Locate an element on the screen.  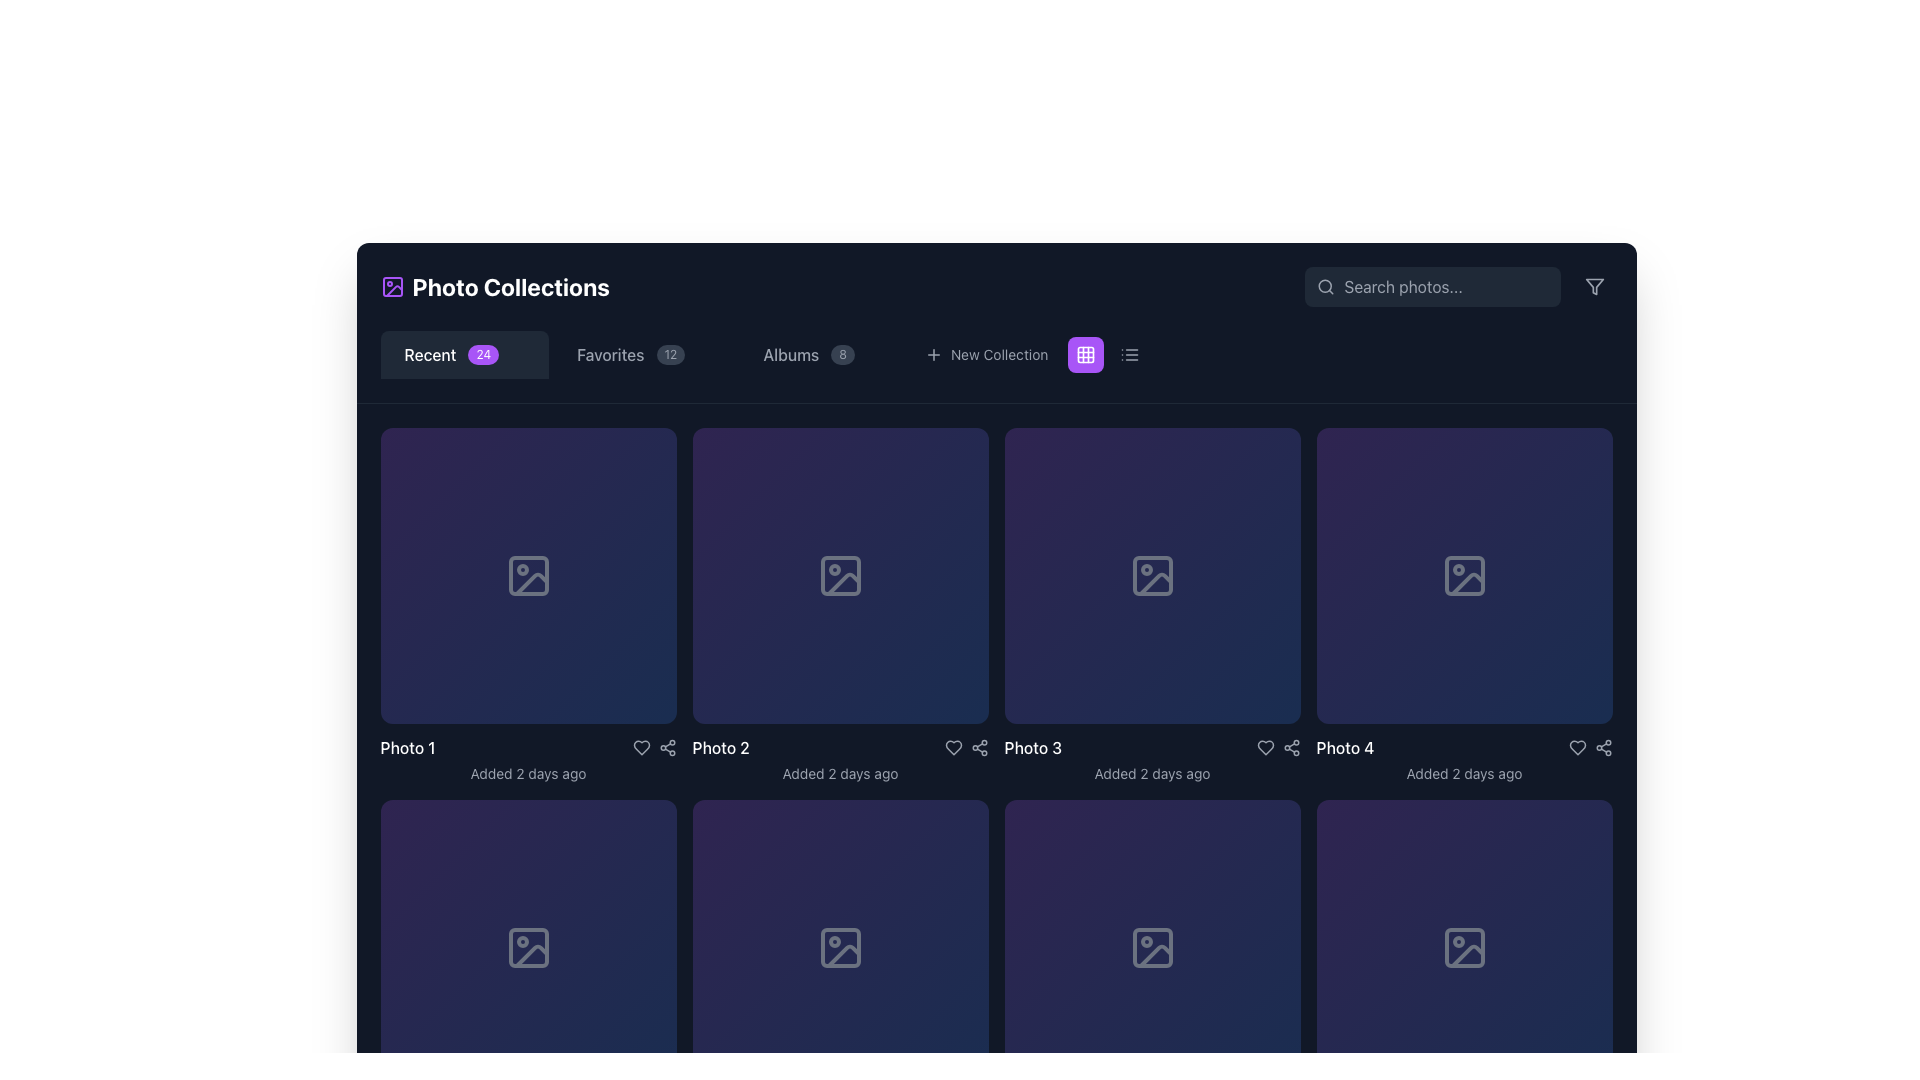
the triangular filter icon located in the top-right corner of the interface is located at coordinates (1593, 286).